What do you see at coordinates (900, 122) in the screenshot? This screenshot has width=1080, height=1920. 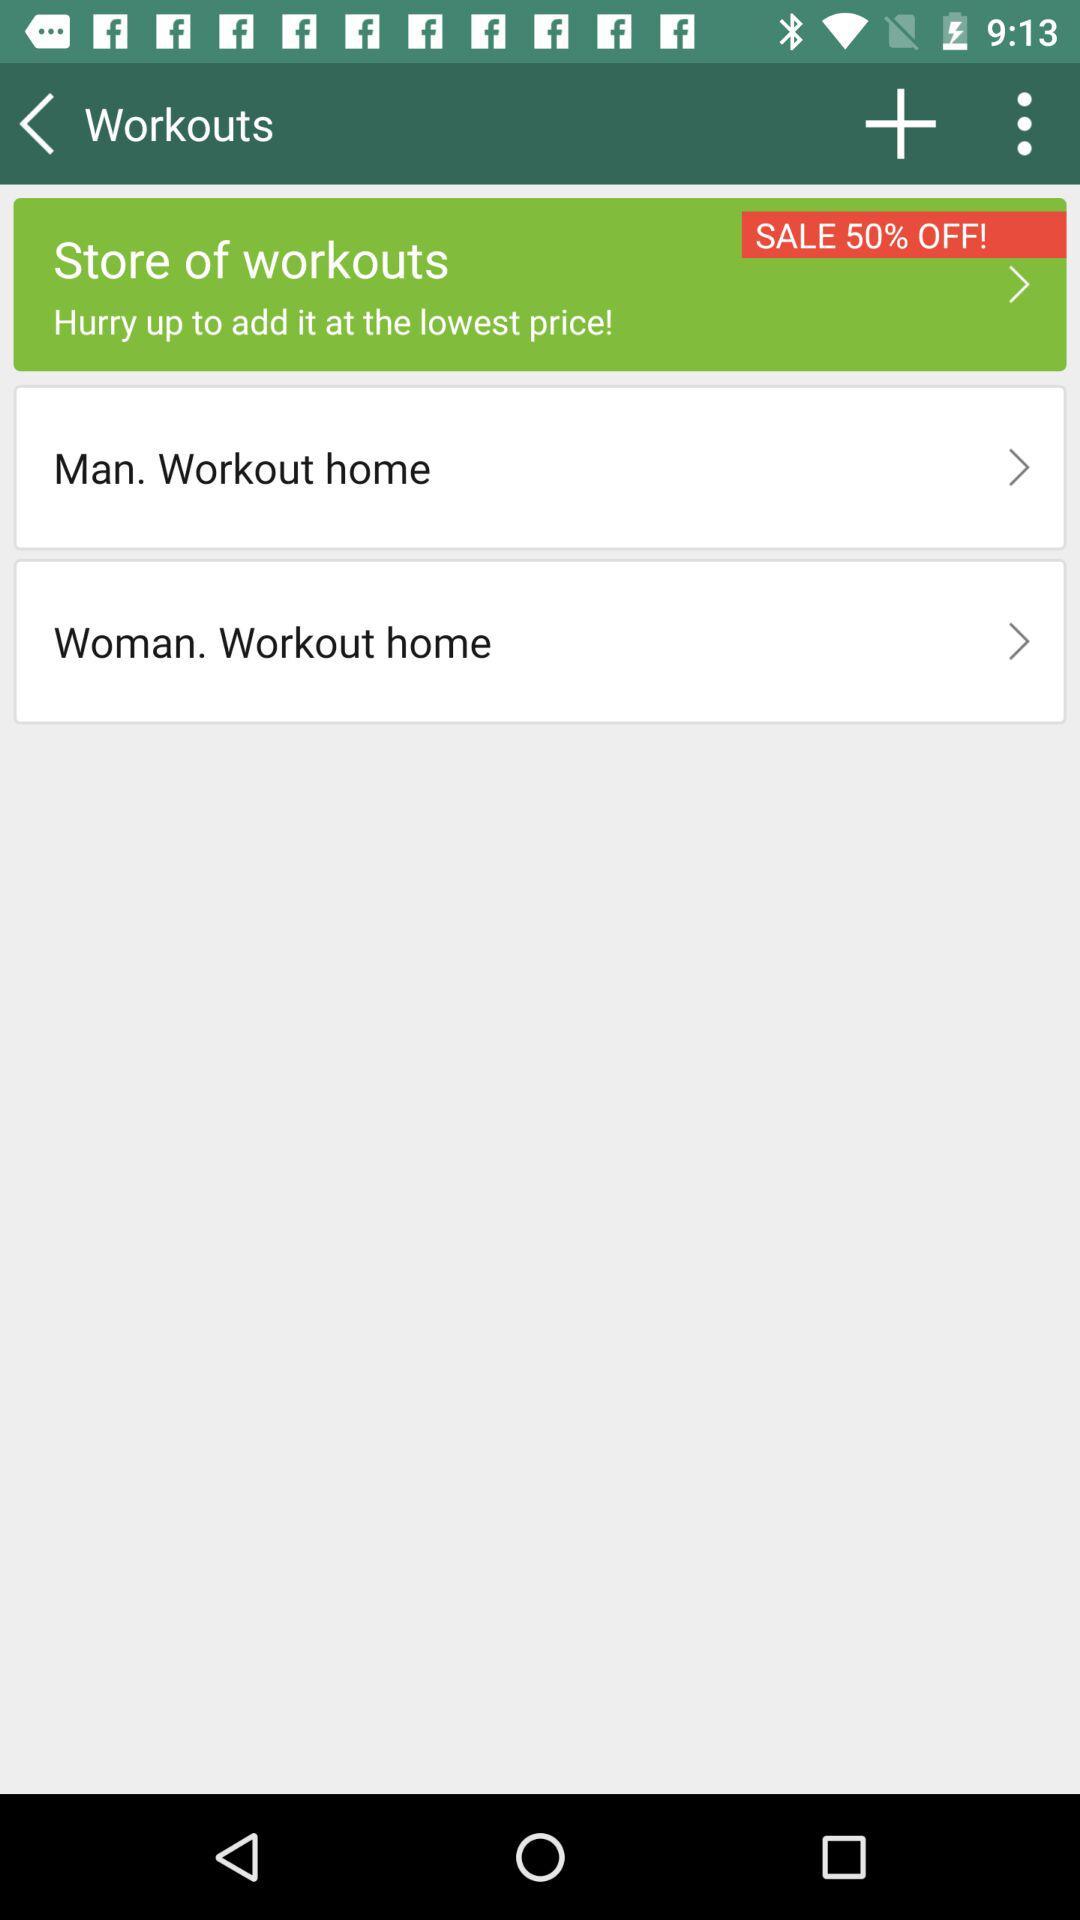 I see `the add icon` at bounding box center [900, 122].